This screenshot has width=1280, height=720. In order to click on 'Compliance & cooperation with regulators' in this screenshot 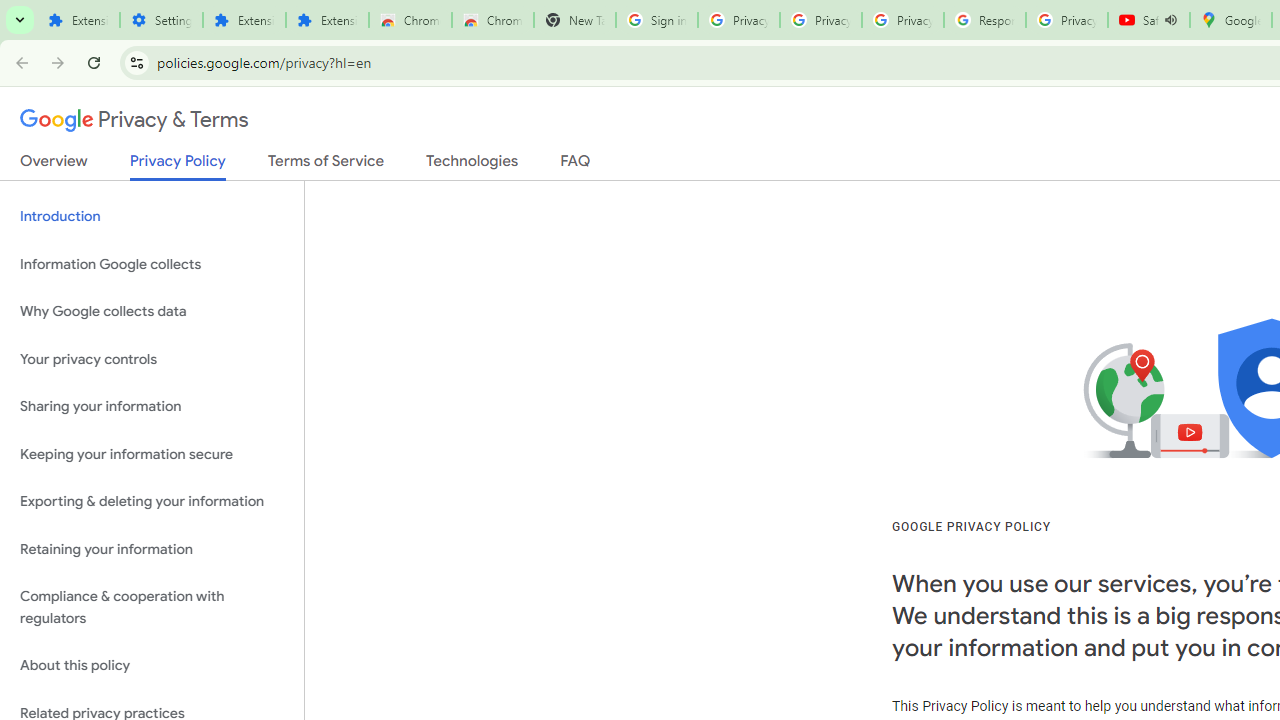, I will do `click(151, 607)`.